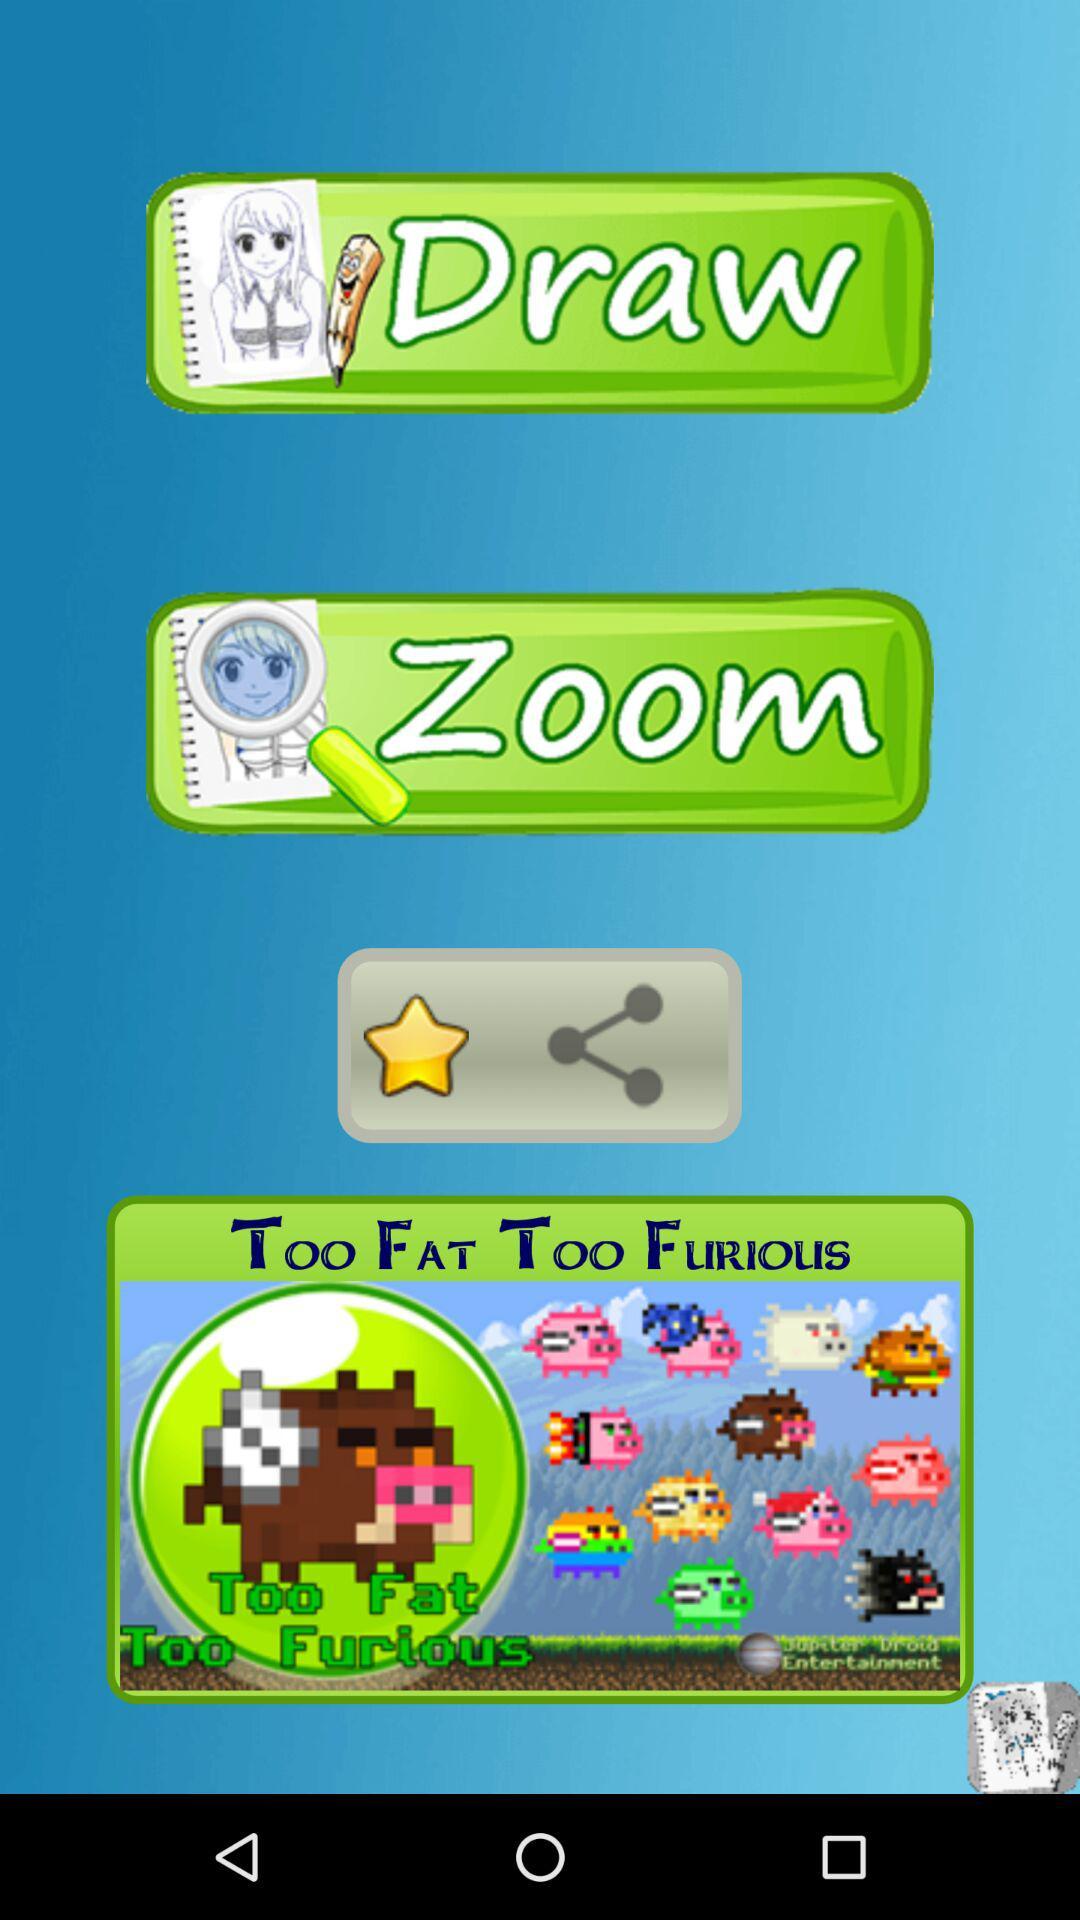  I want to click on the app above the too fat too item, so click(604, 1044).